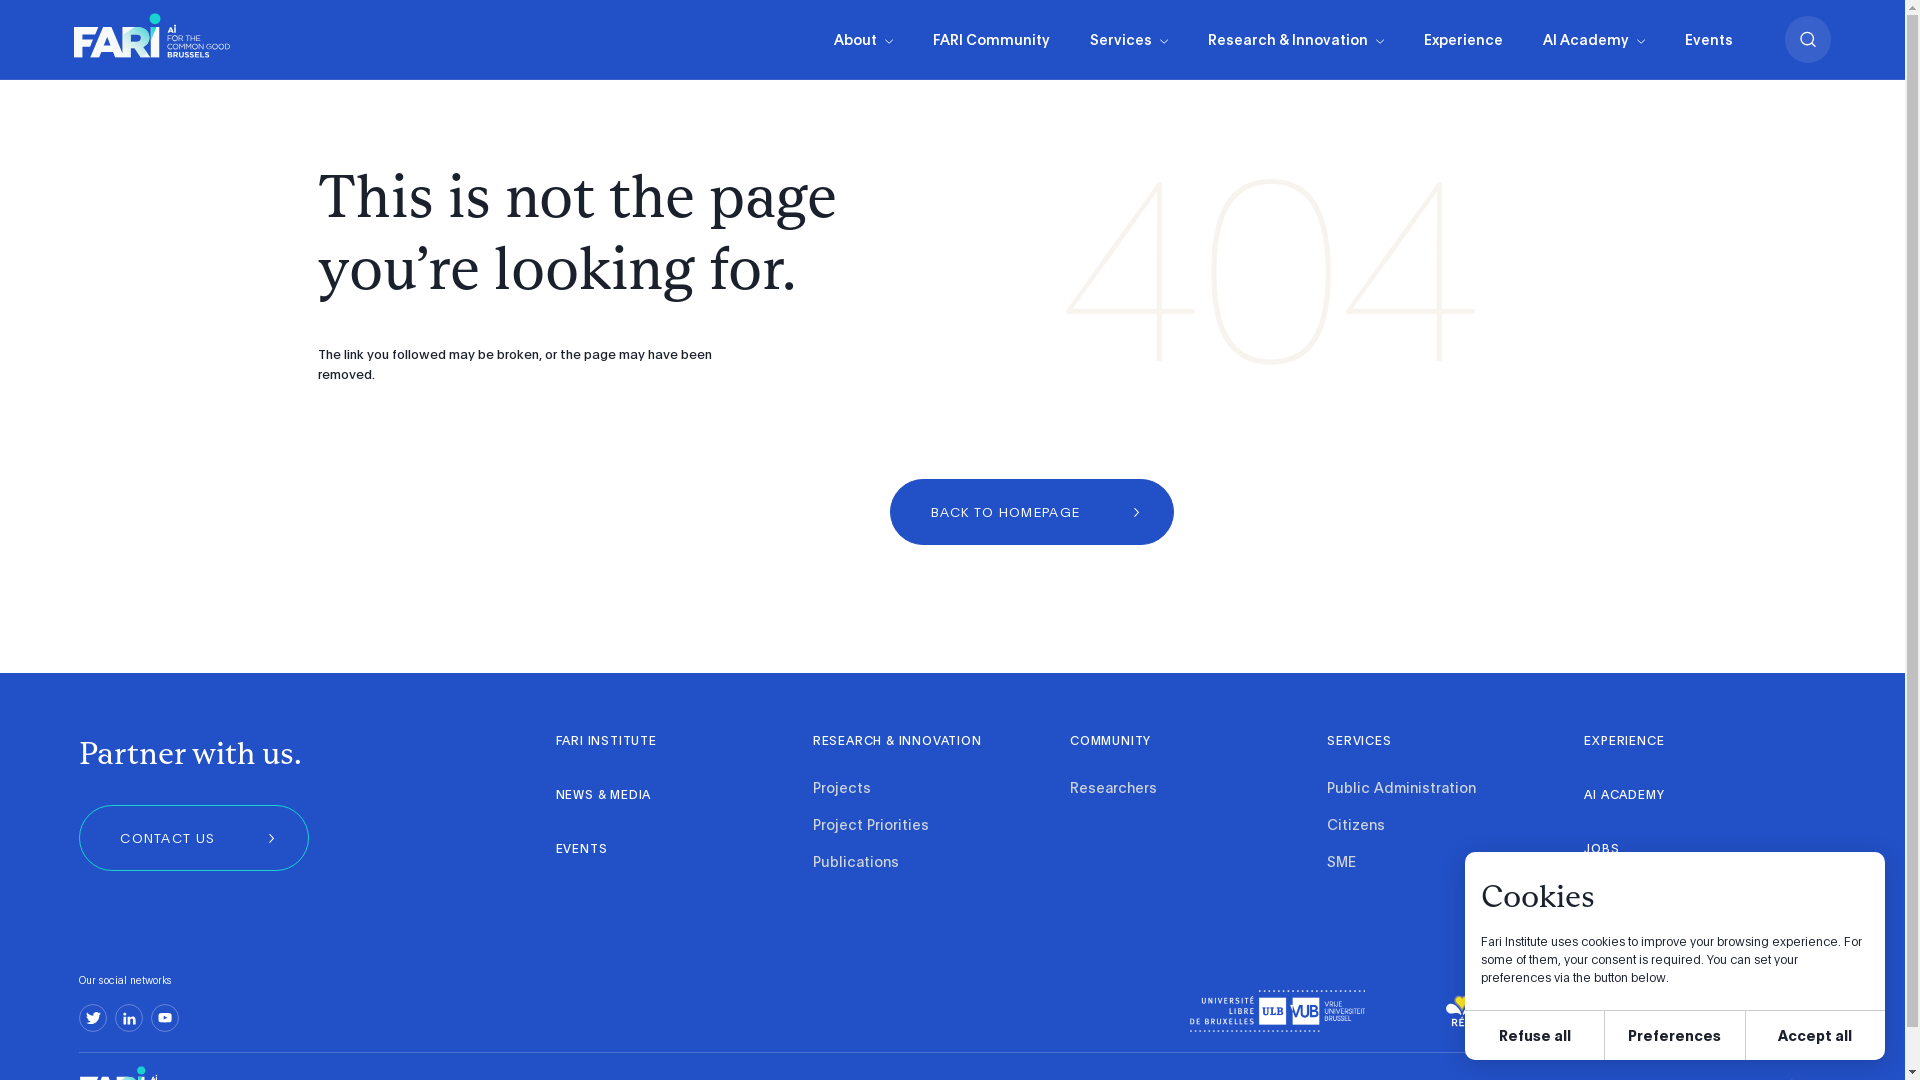 This screenshot has width=1920, height=1080. Describe the element at coordinates (1623, 741) in the screenshot. I see `'EXPERIENCE'` at that location.